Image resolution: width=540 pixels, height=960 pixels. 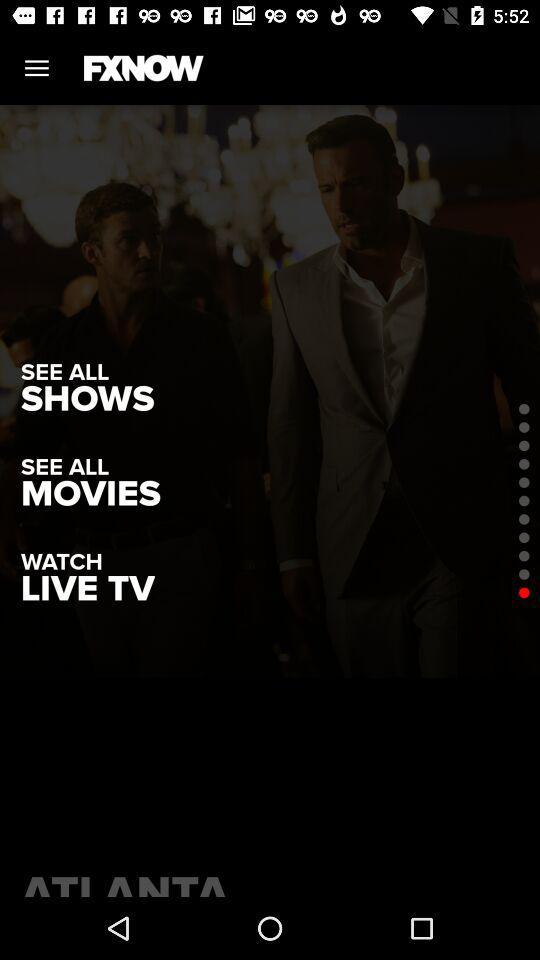 What do you see at coordinates (270, 880) in the screenshot?
I see `item below the live tv item` at bounding box center [270, 880].